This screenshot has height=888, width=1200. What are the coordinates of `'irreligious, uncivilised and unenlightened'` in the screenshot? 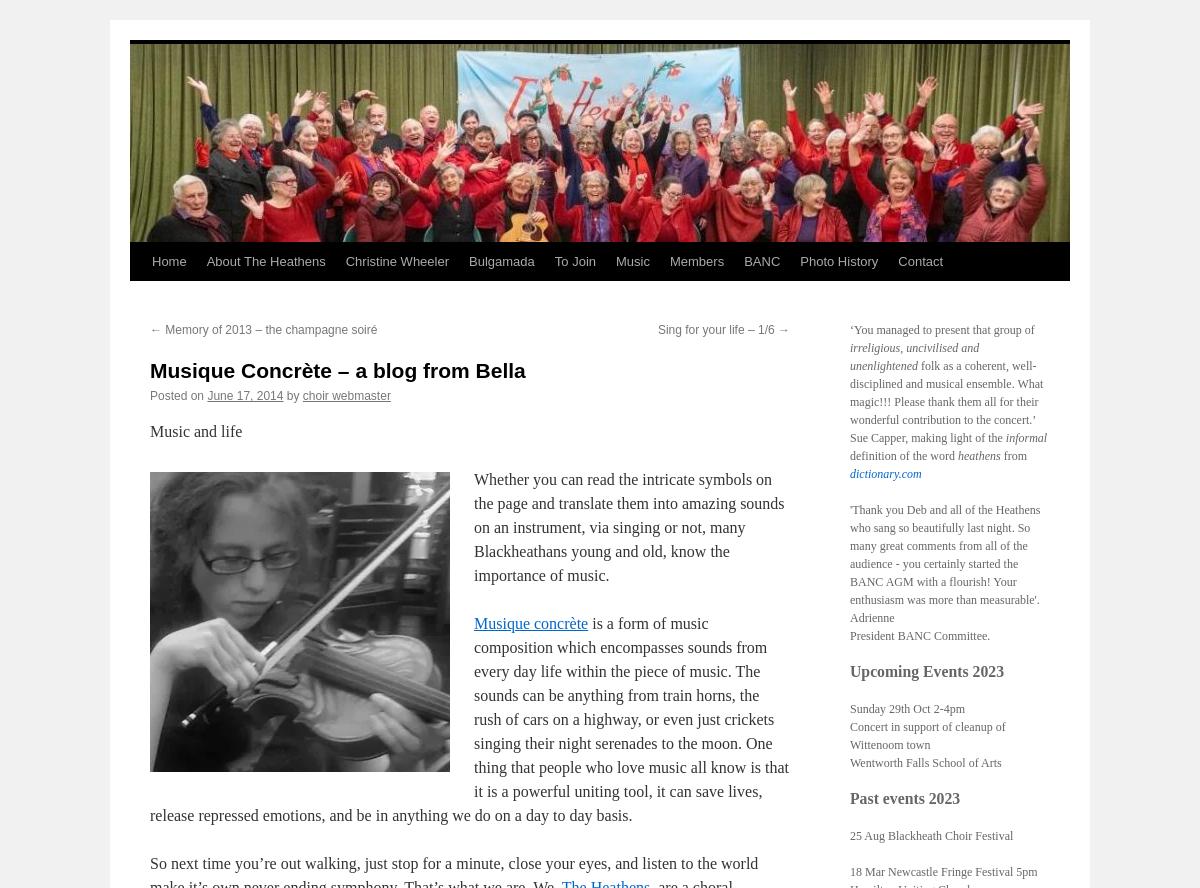 It's located at (914, 356).